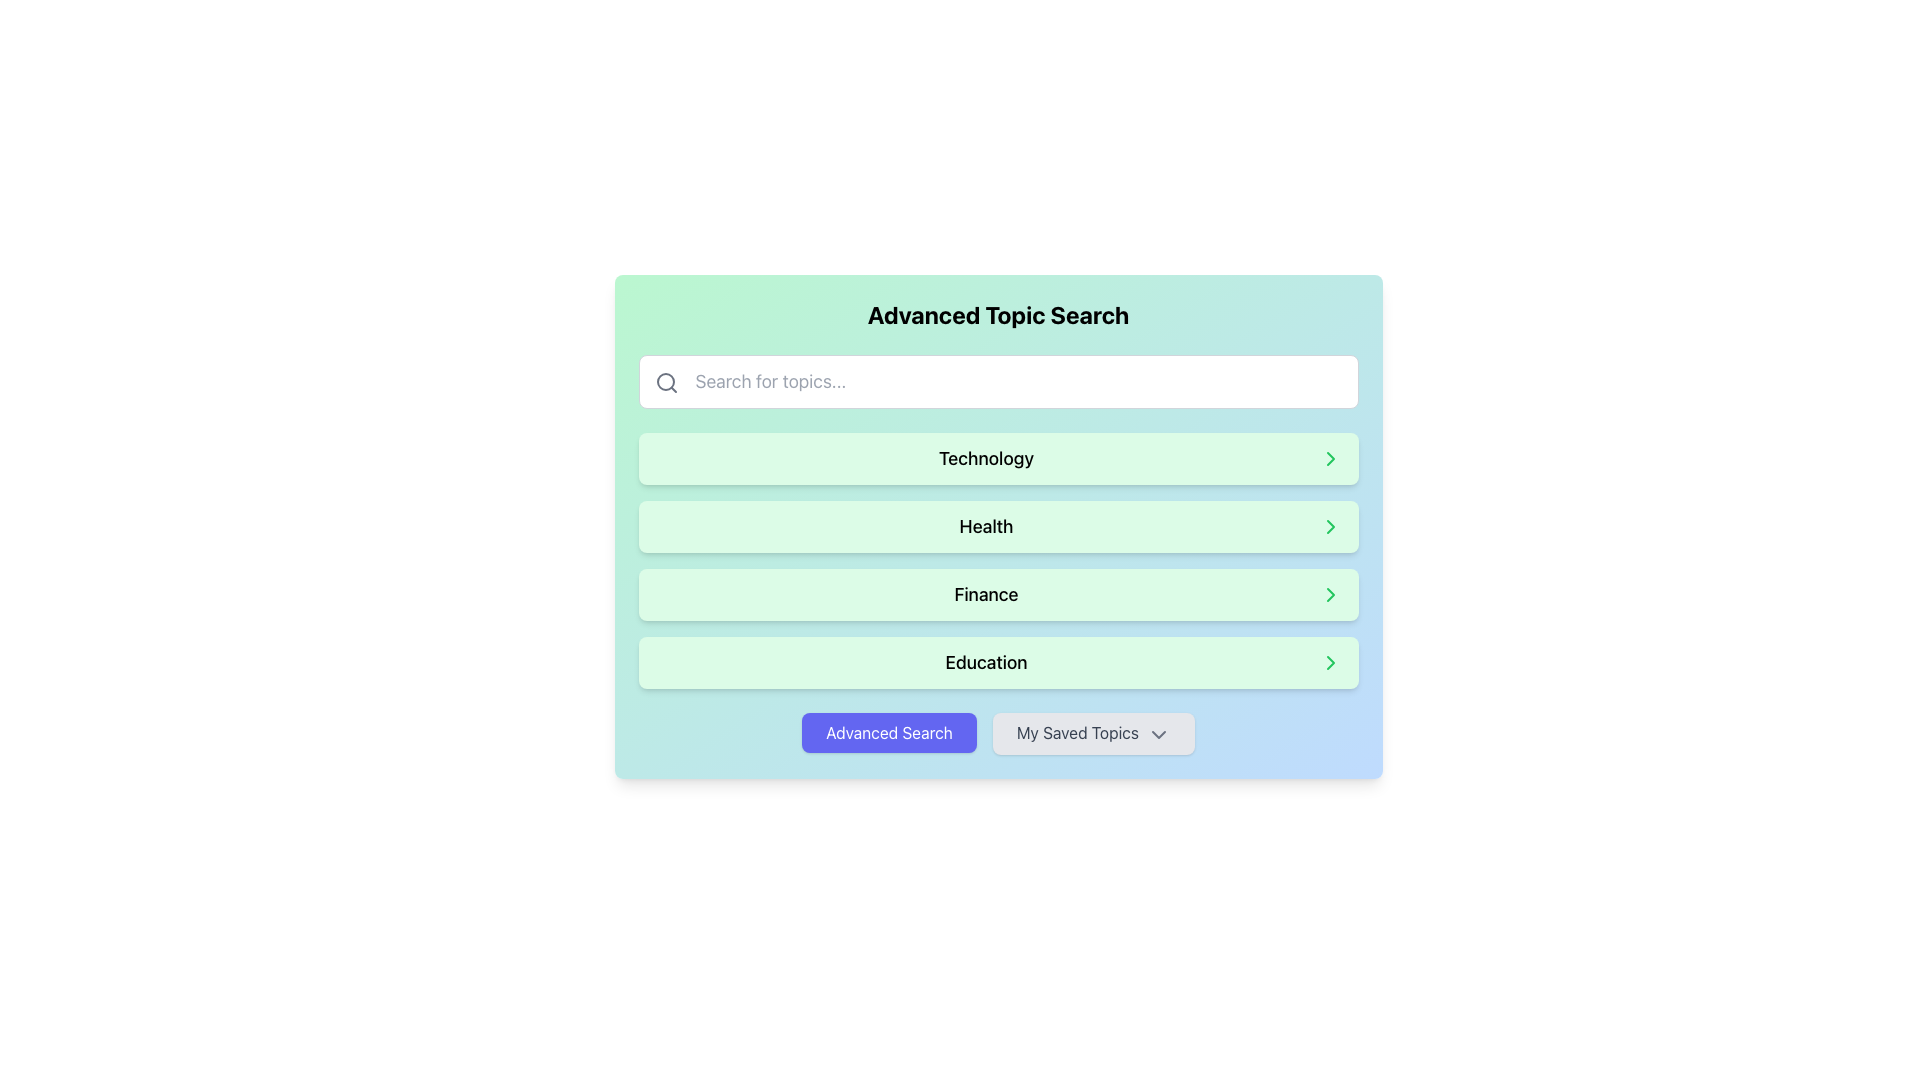  What do you see at coordinates (1330, 526) in the screenshot?
I see `the rightward-pointing chevron icon located at the end of the 'Health' menu item` at bounding box center [1330, 526].